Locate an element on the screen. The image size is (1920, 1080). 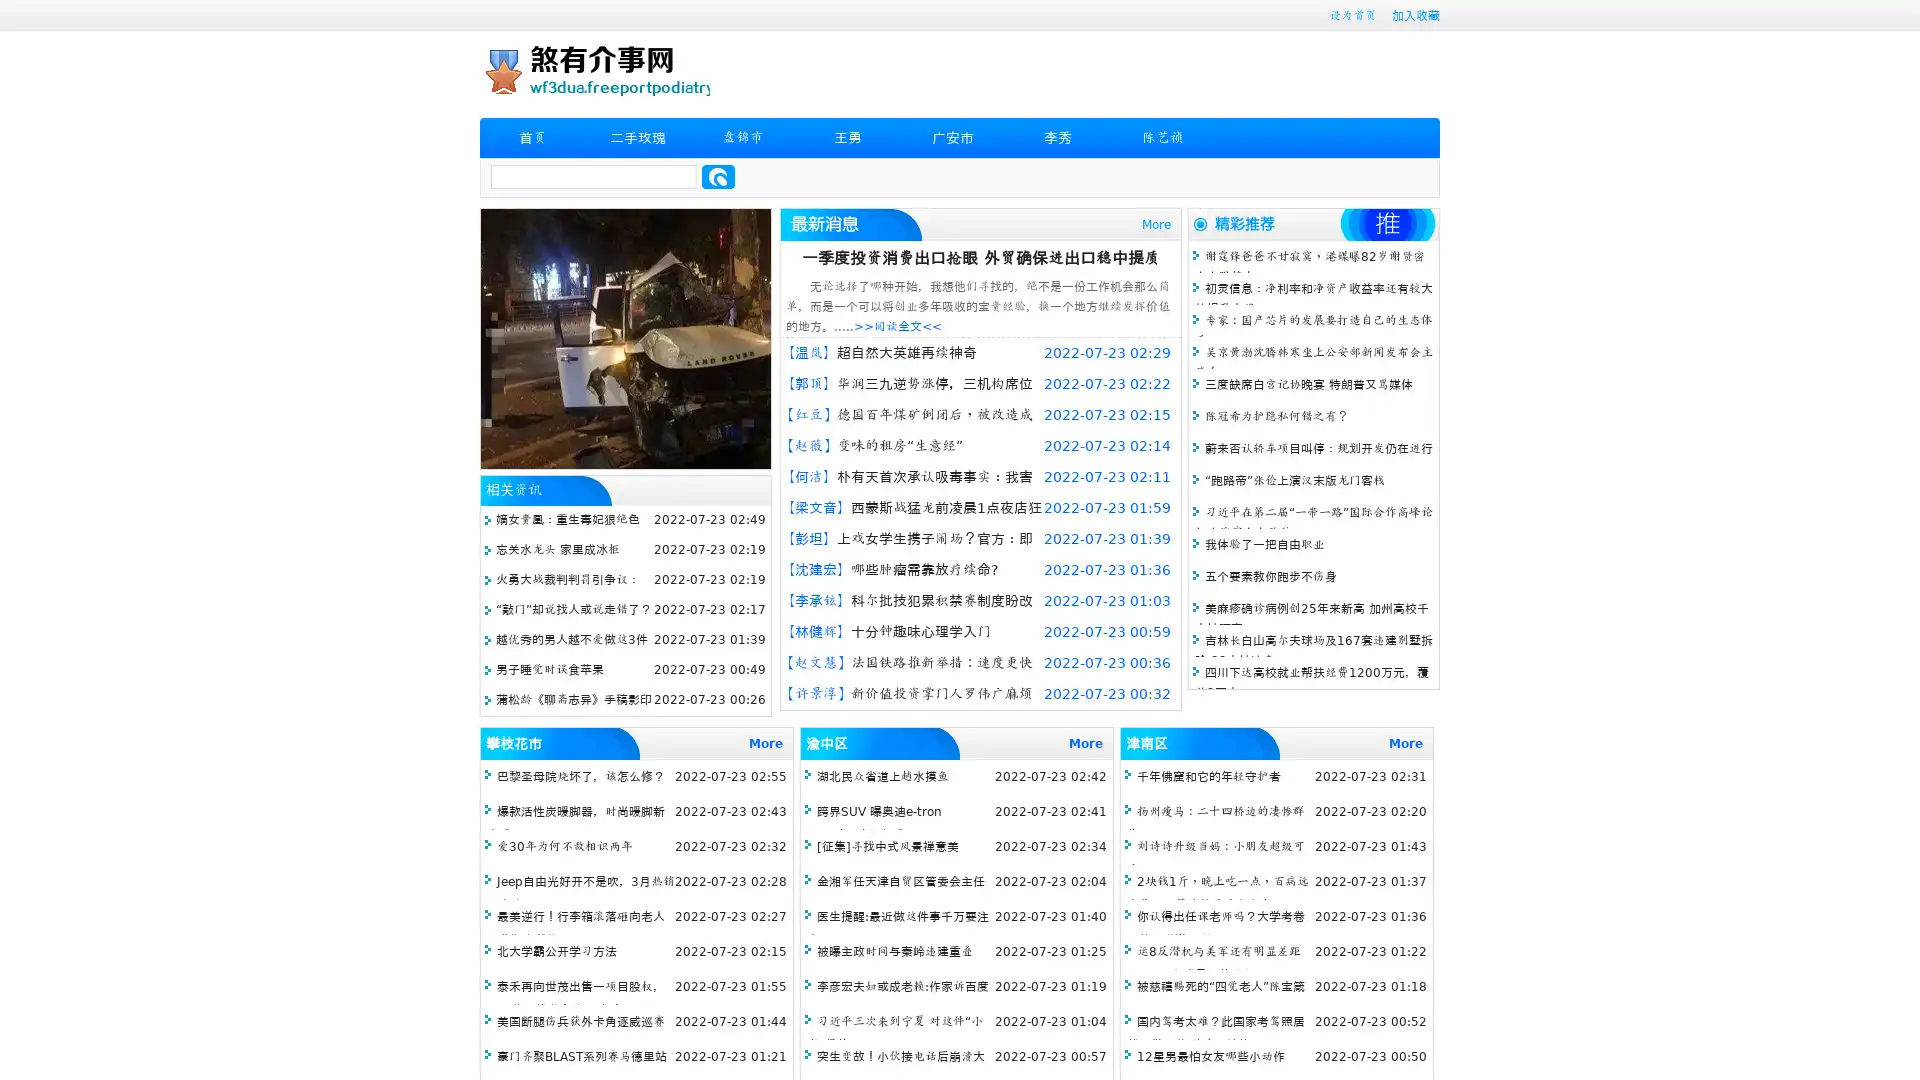
Search is located at coordinates (718, 176).